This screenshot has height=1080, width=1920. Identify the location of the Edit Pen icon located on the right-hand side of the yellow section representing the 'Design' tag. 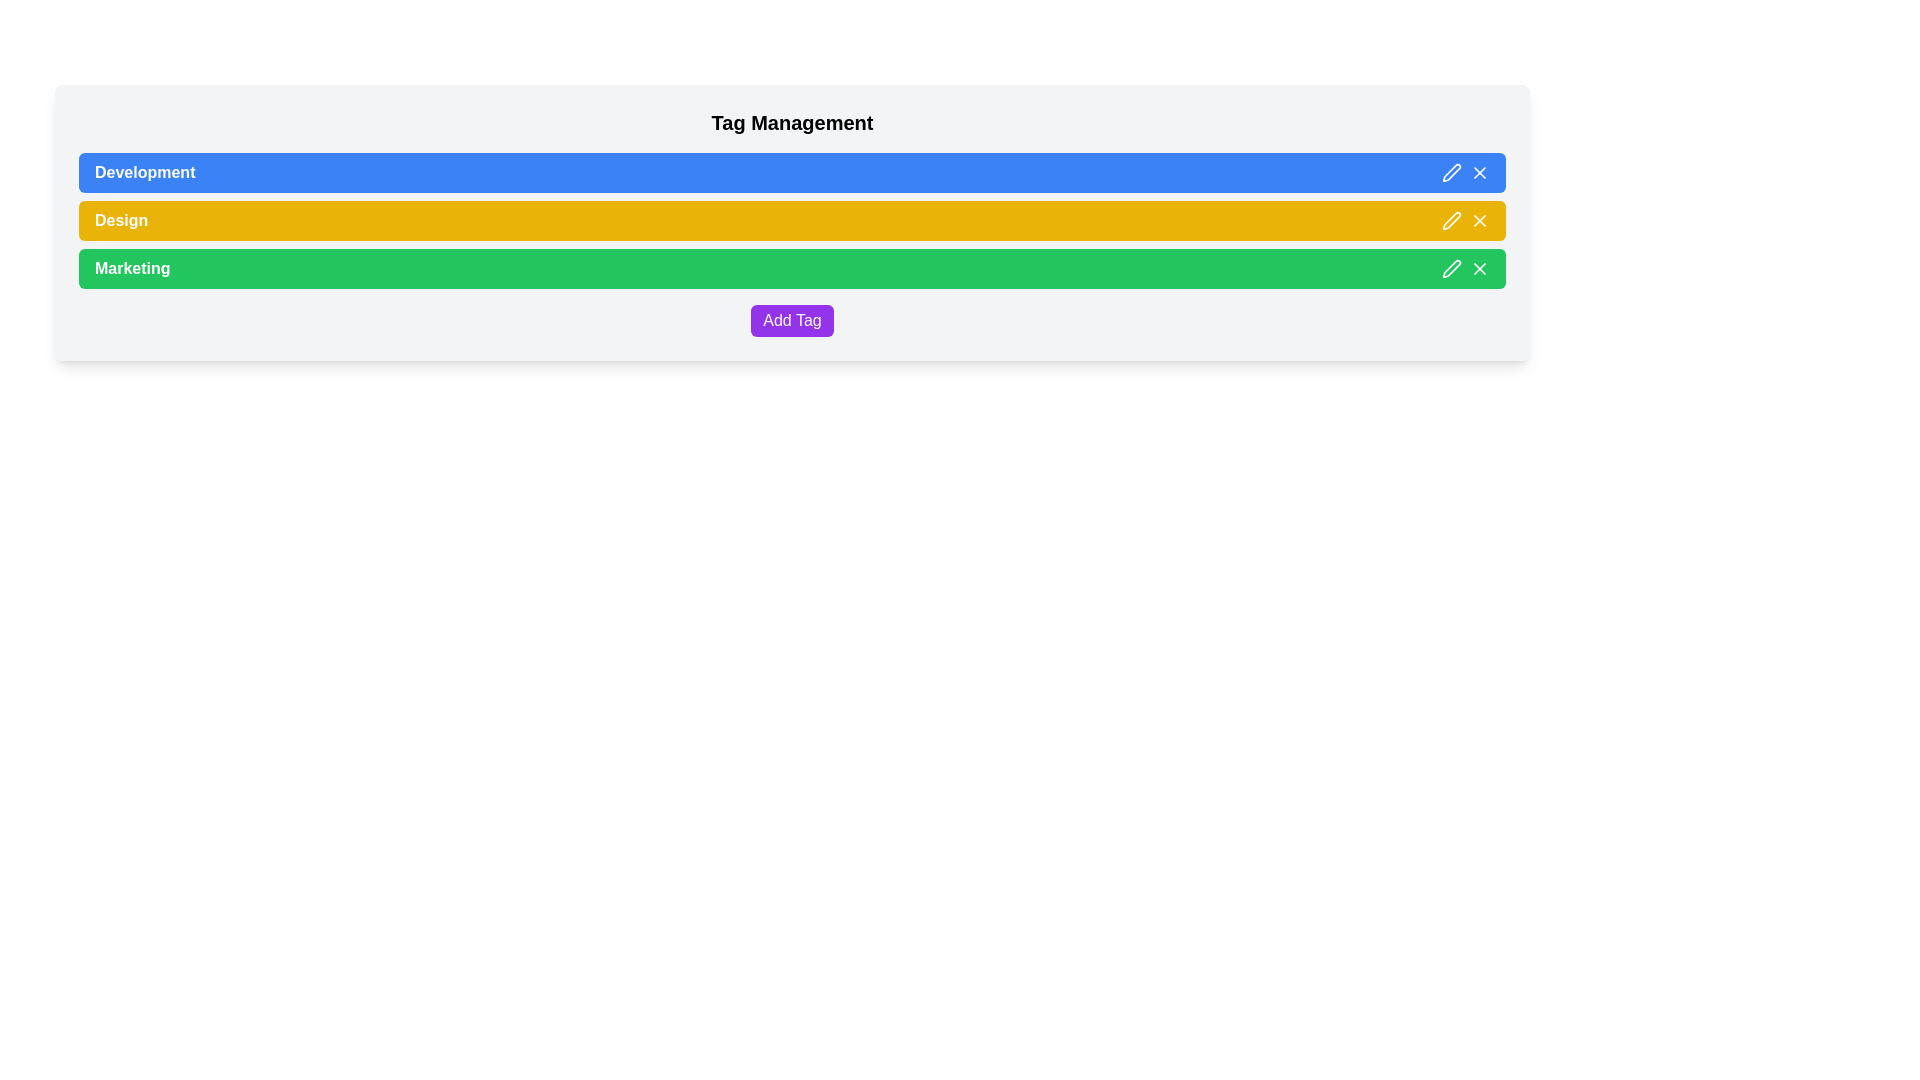
(1451, 219).